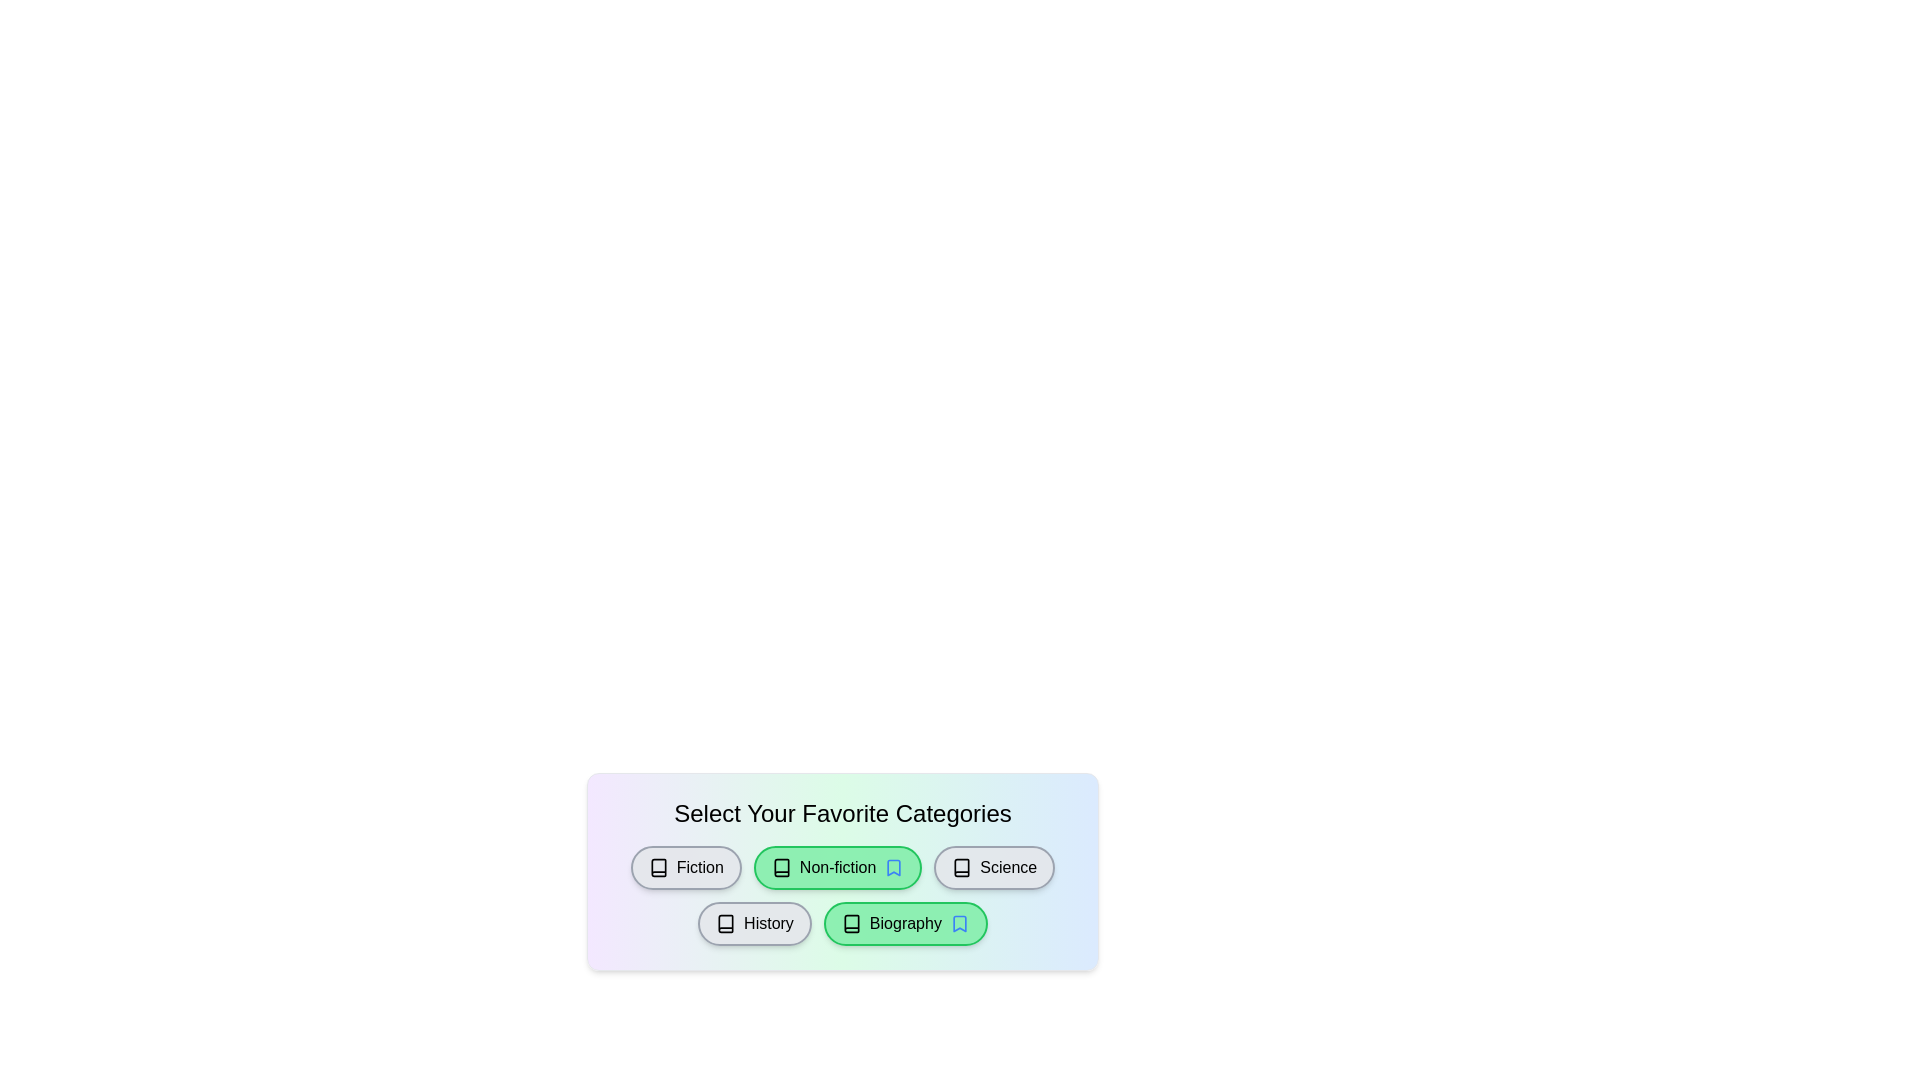  What do you see at coordinates (752, 924) in the screenshot?
I see `the category History` at bounding box center [752, 924].